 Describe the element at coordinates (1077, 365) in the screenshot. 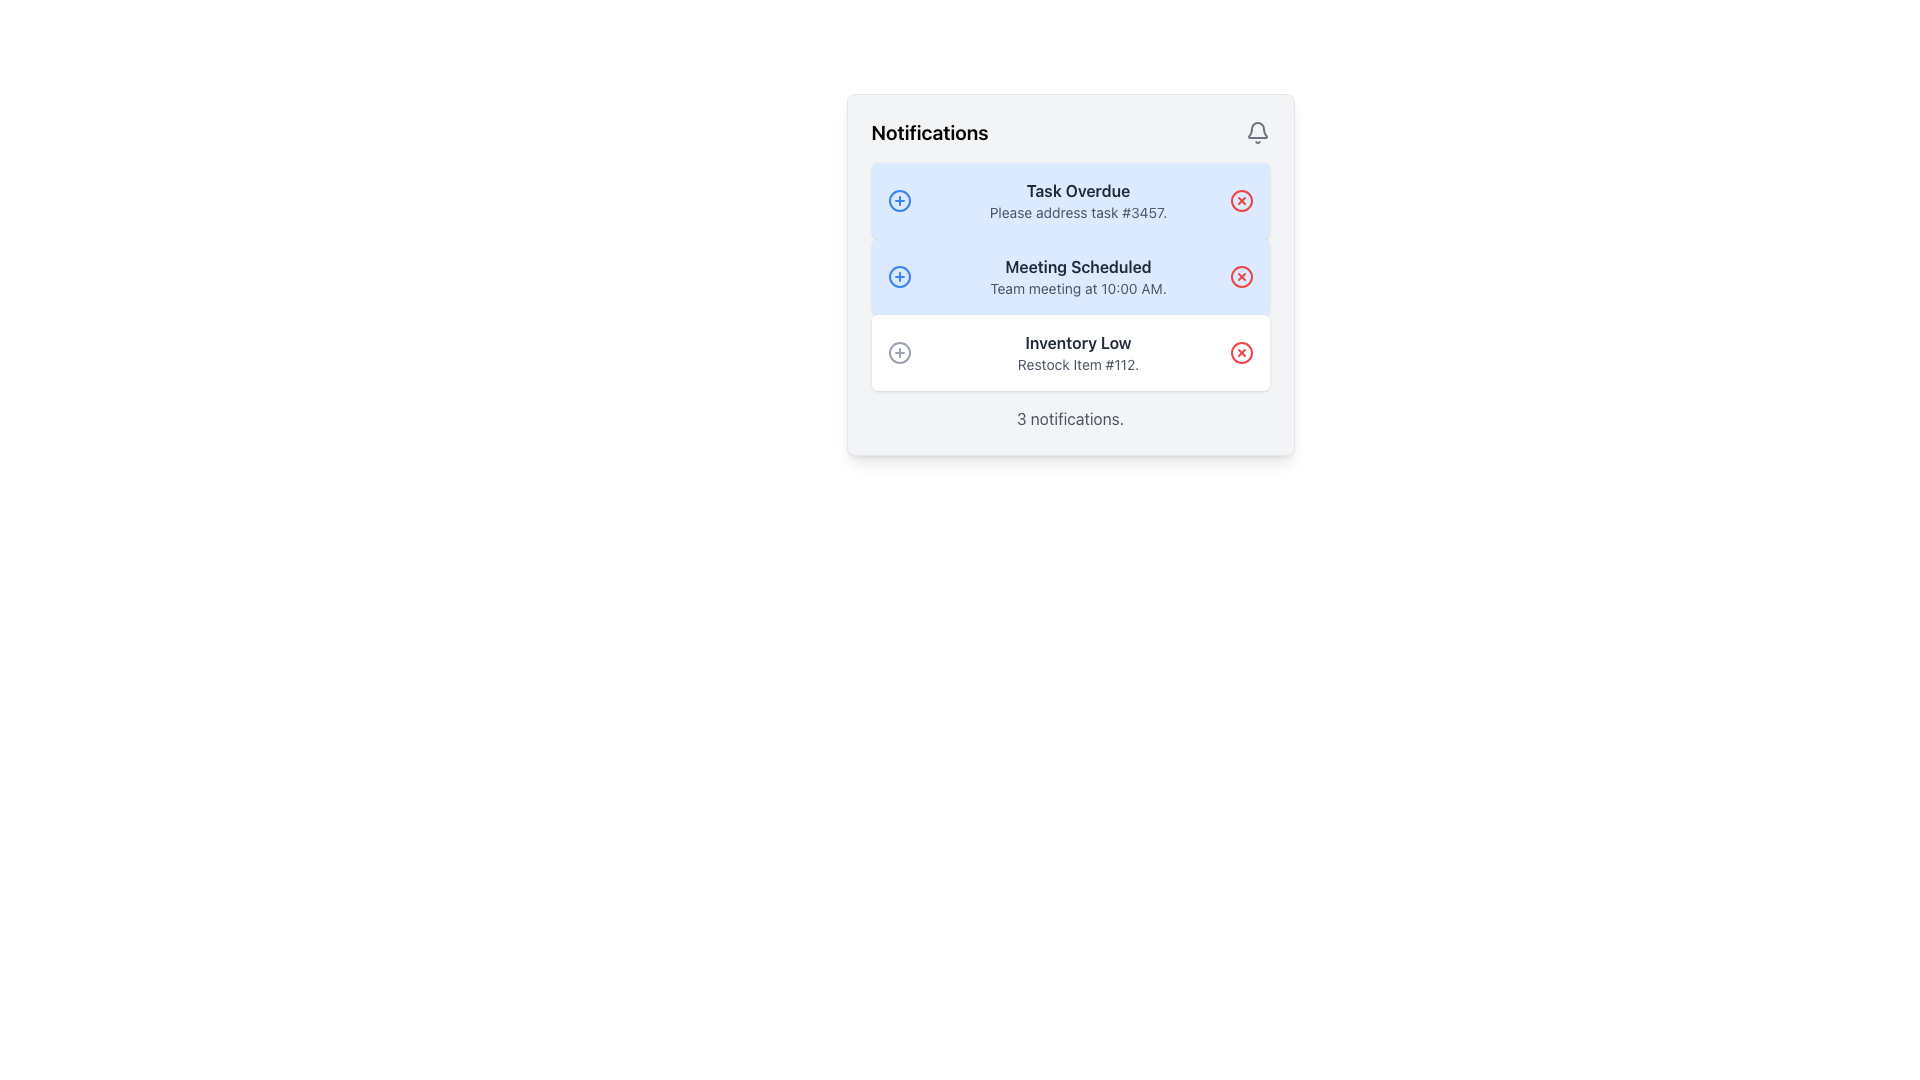

I see `the text label that provides additional details related to the 'Inventory Low' notification, located in the third notification card below the bolded text 'Inventory Low'` at that location.